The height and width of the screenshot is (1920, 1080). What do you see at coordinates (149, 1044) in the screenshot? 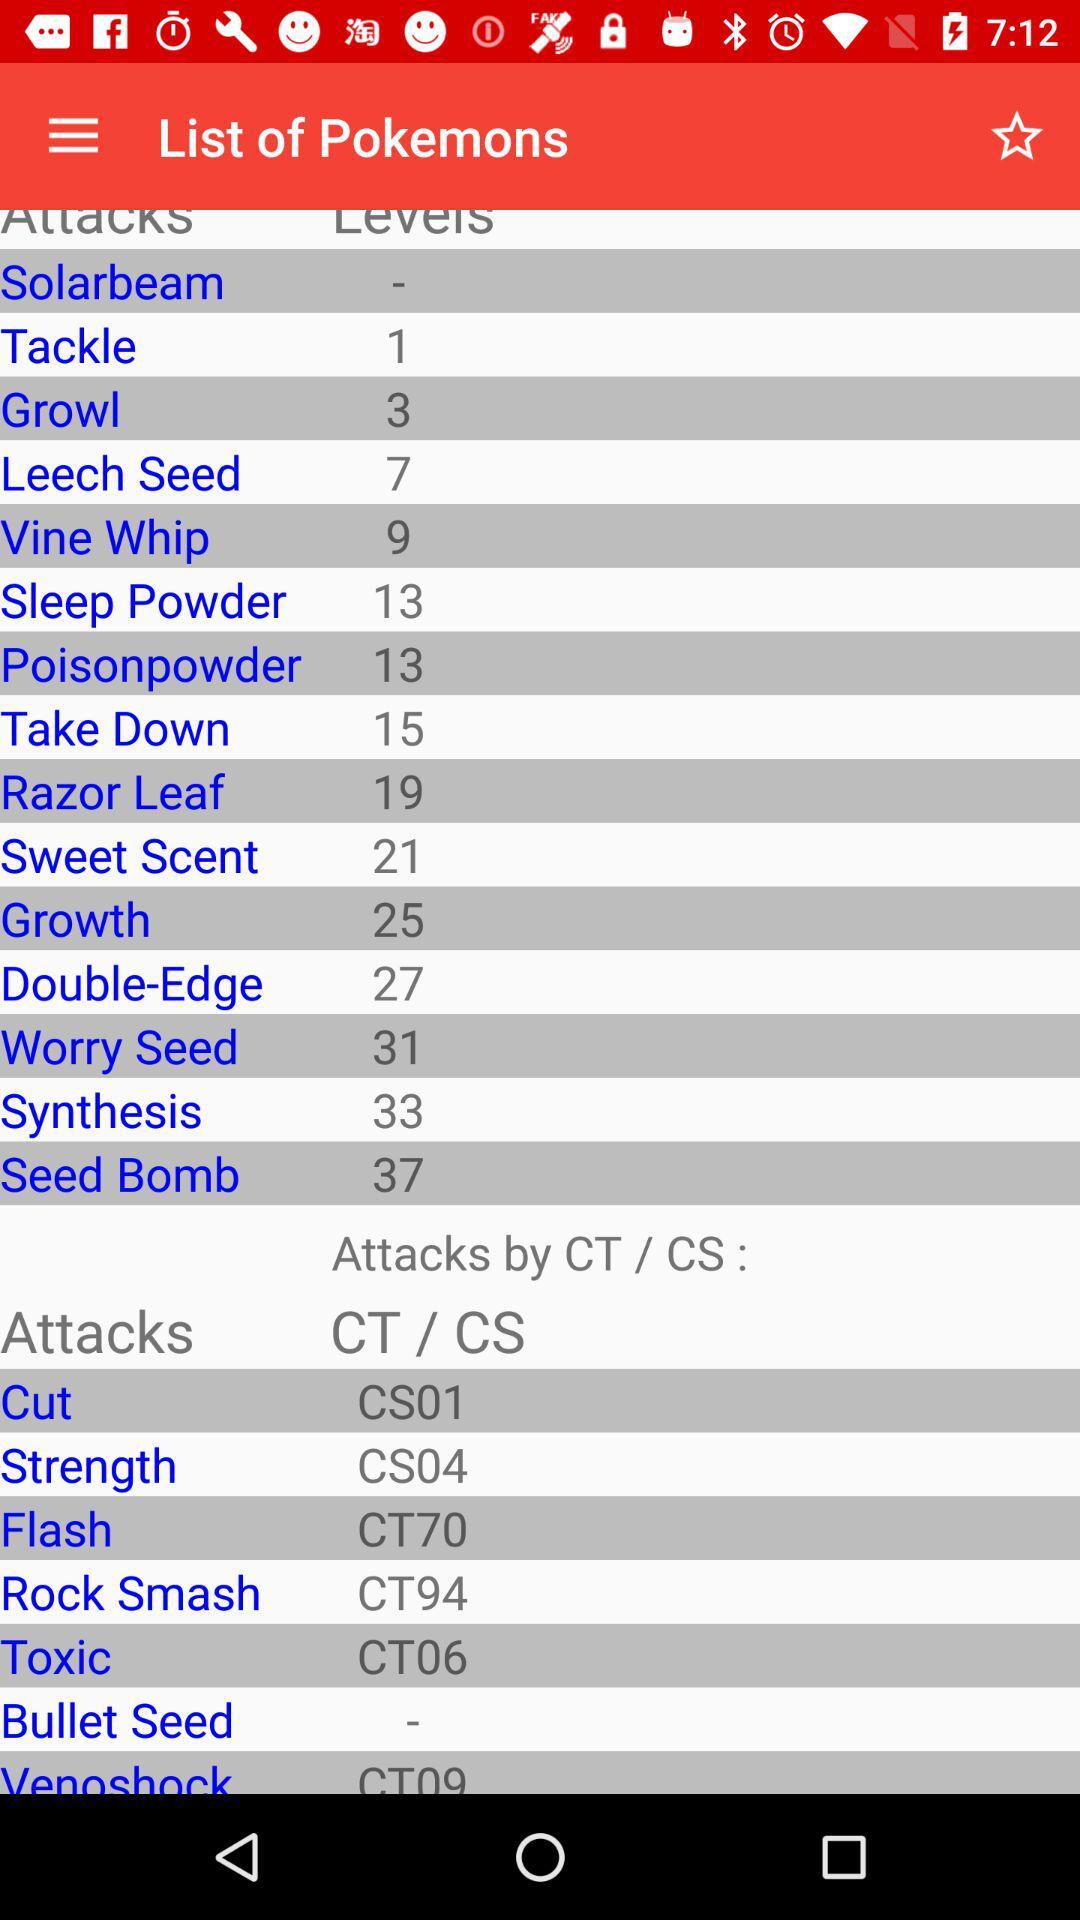
I see `the item below double-edge icon` at bounding box center [149, 1044].